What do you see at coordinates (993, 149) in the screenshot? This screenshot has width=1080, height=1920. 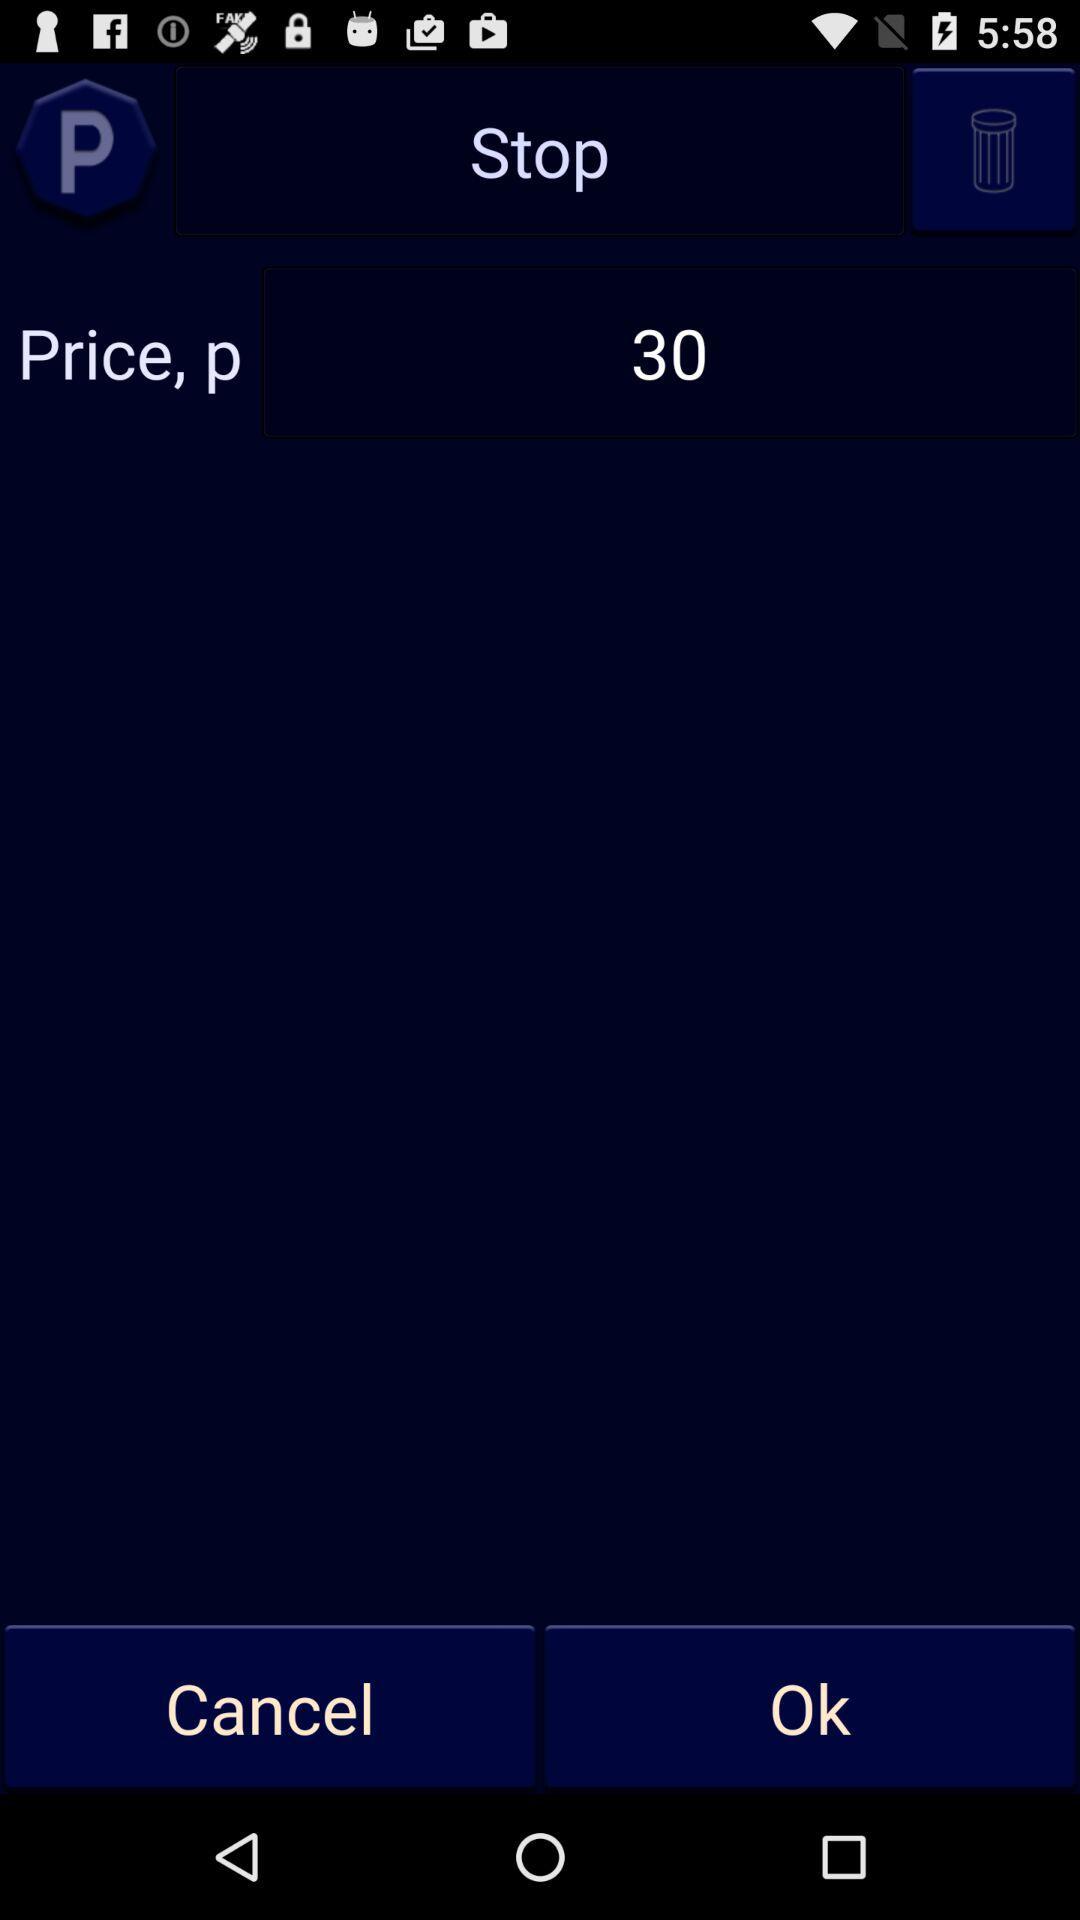 I see `recycle bin icon` at bounding box center [993, 149].